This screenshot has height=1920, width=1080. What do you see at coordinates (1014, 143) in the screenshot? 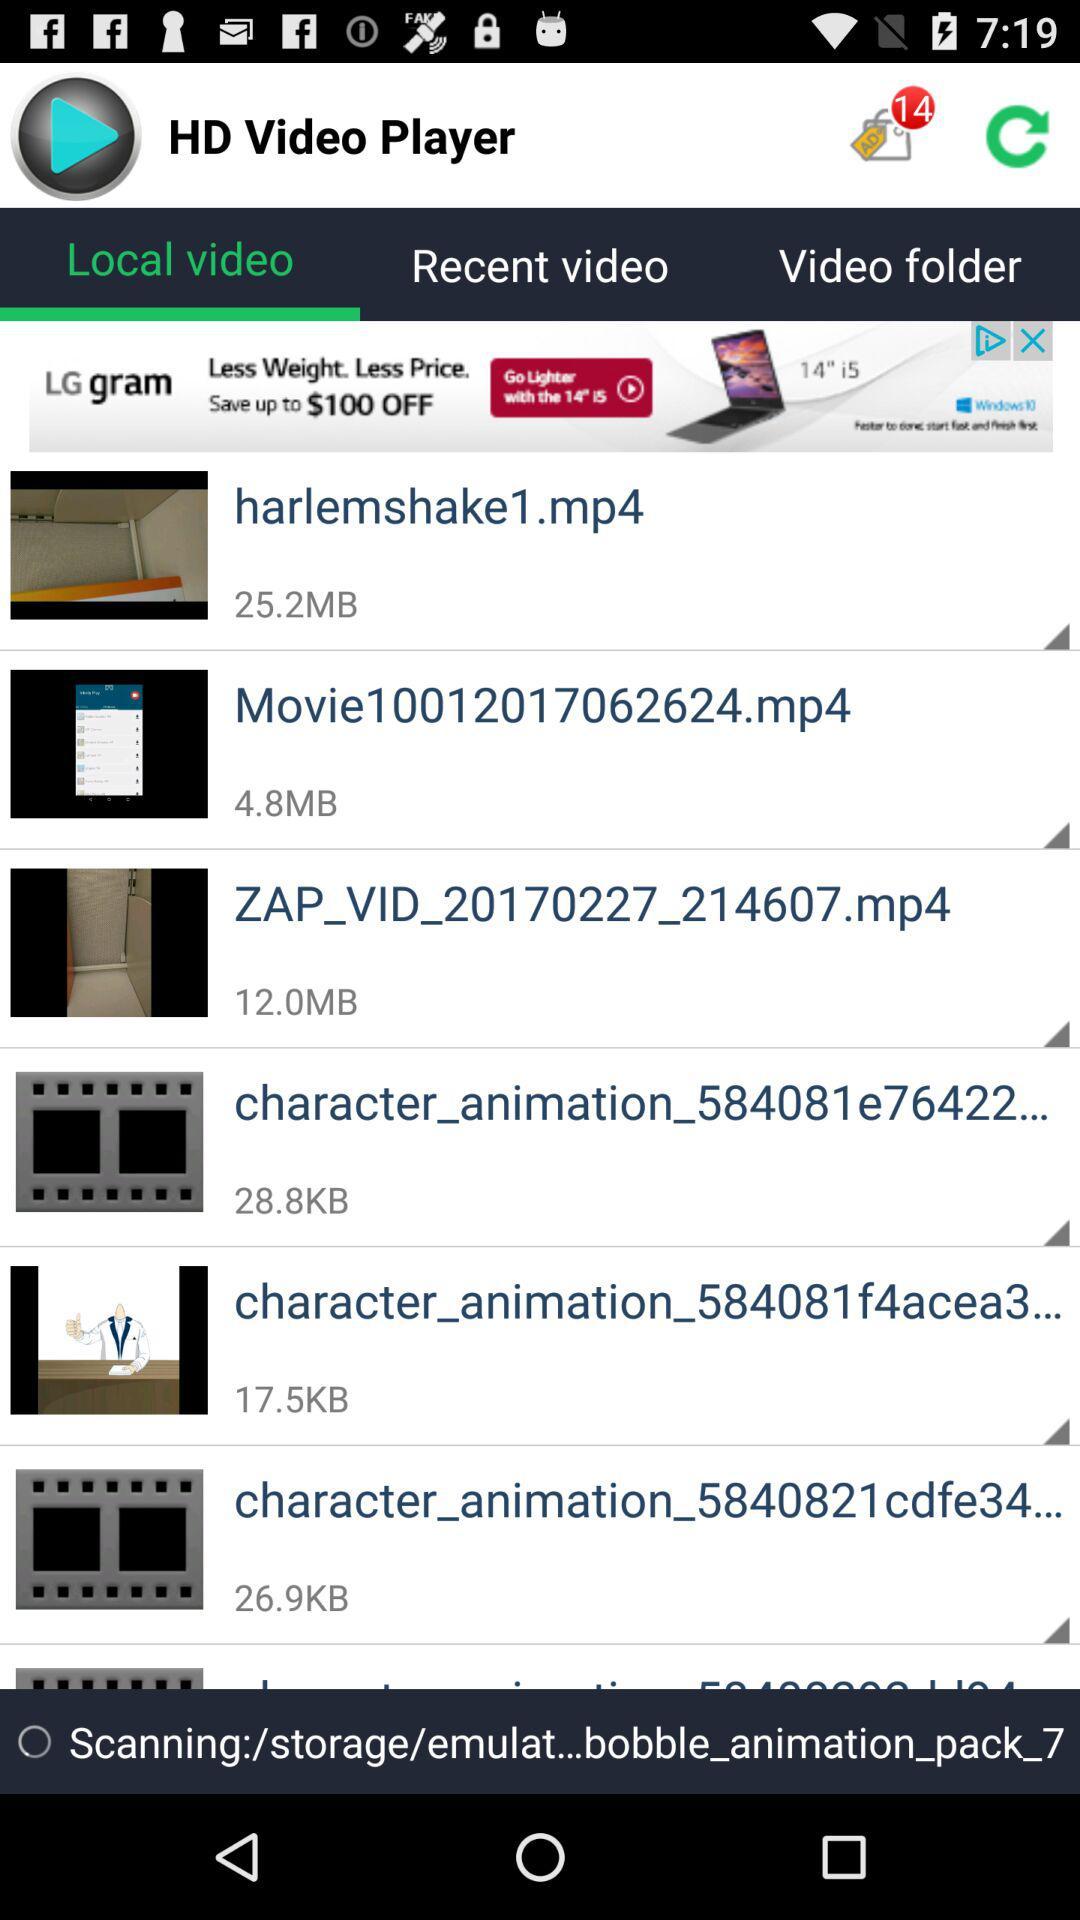
I see `the refresh icon` at bounding box center [1014, 143].